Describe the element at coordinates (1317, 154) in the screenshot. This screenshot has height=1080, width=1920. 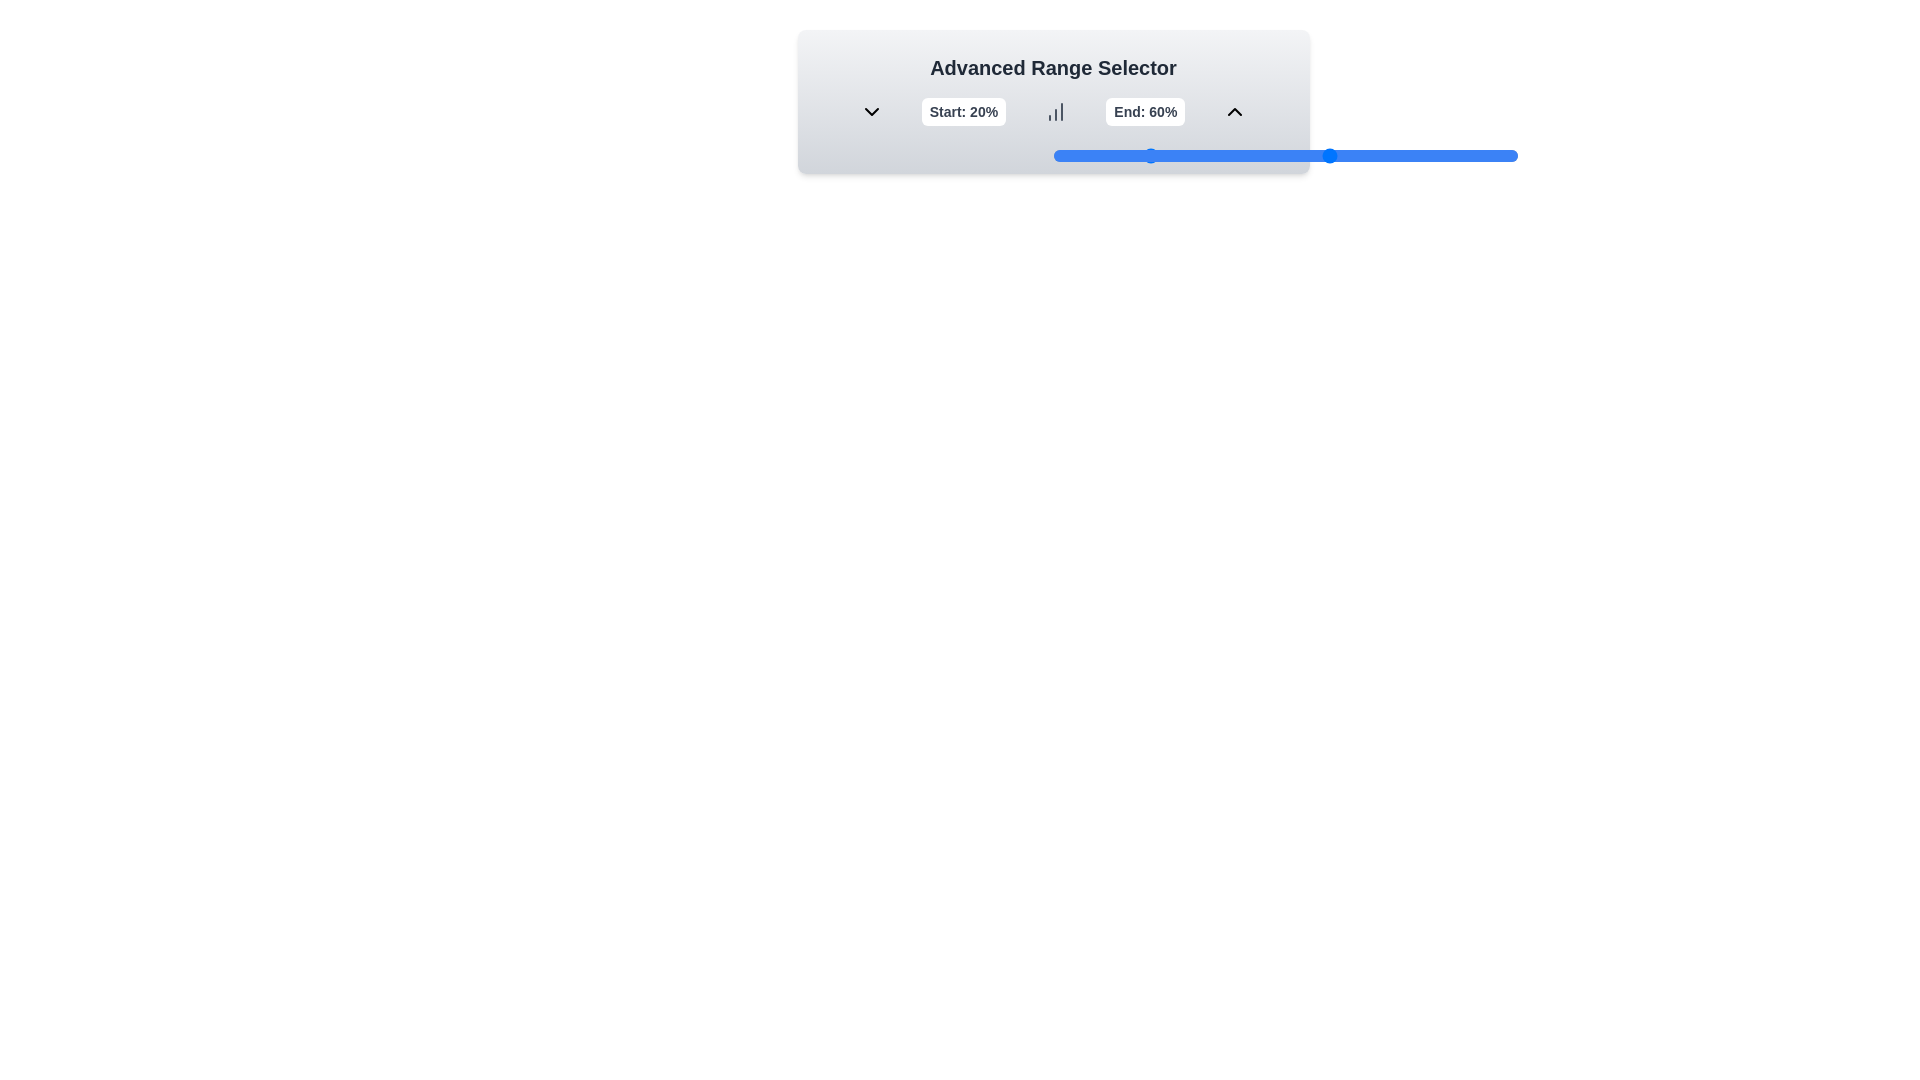
I see `the end range slider to 57%` at that location.